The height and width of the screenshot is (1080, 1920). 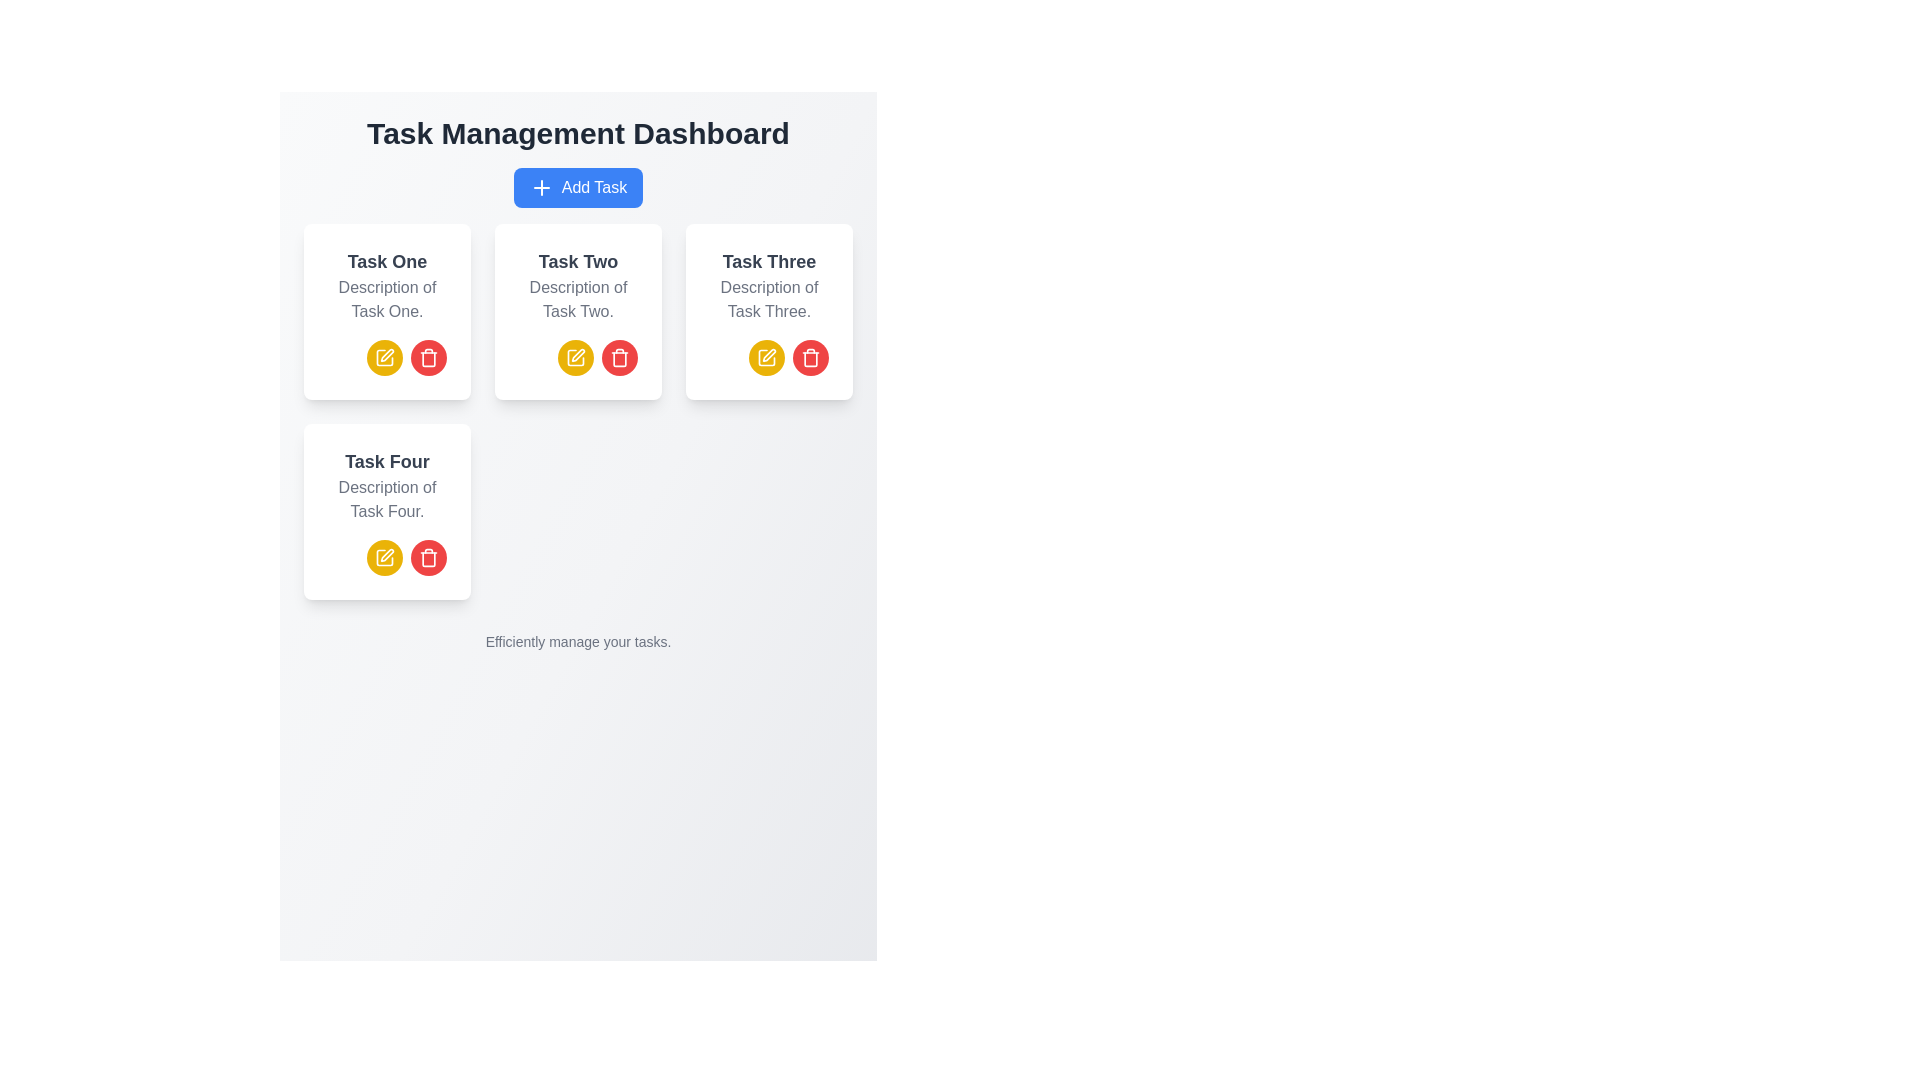 What do you see at coordinates (768, 300) in the screenshot?
I see `static text descriptor for 'Task Three' located in the third task card on the task management dashboard, positioned below the title text and above the interactive buttons` at bounding box center [768, 300].